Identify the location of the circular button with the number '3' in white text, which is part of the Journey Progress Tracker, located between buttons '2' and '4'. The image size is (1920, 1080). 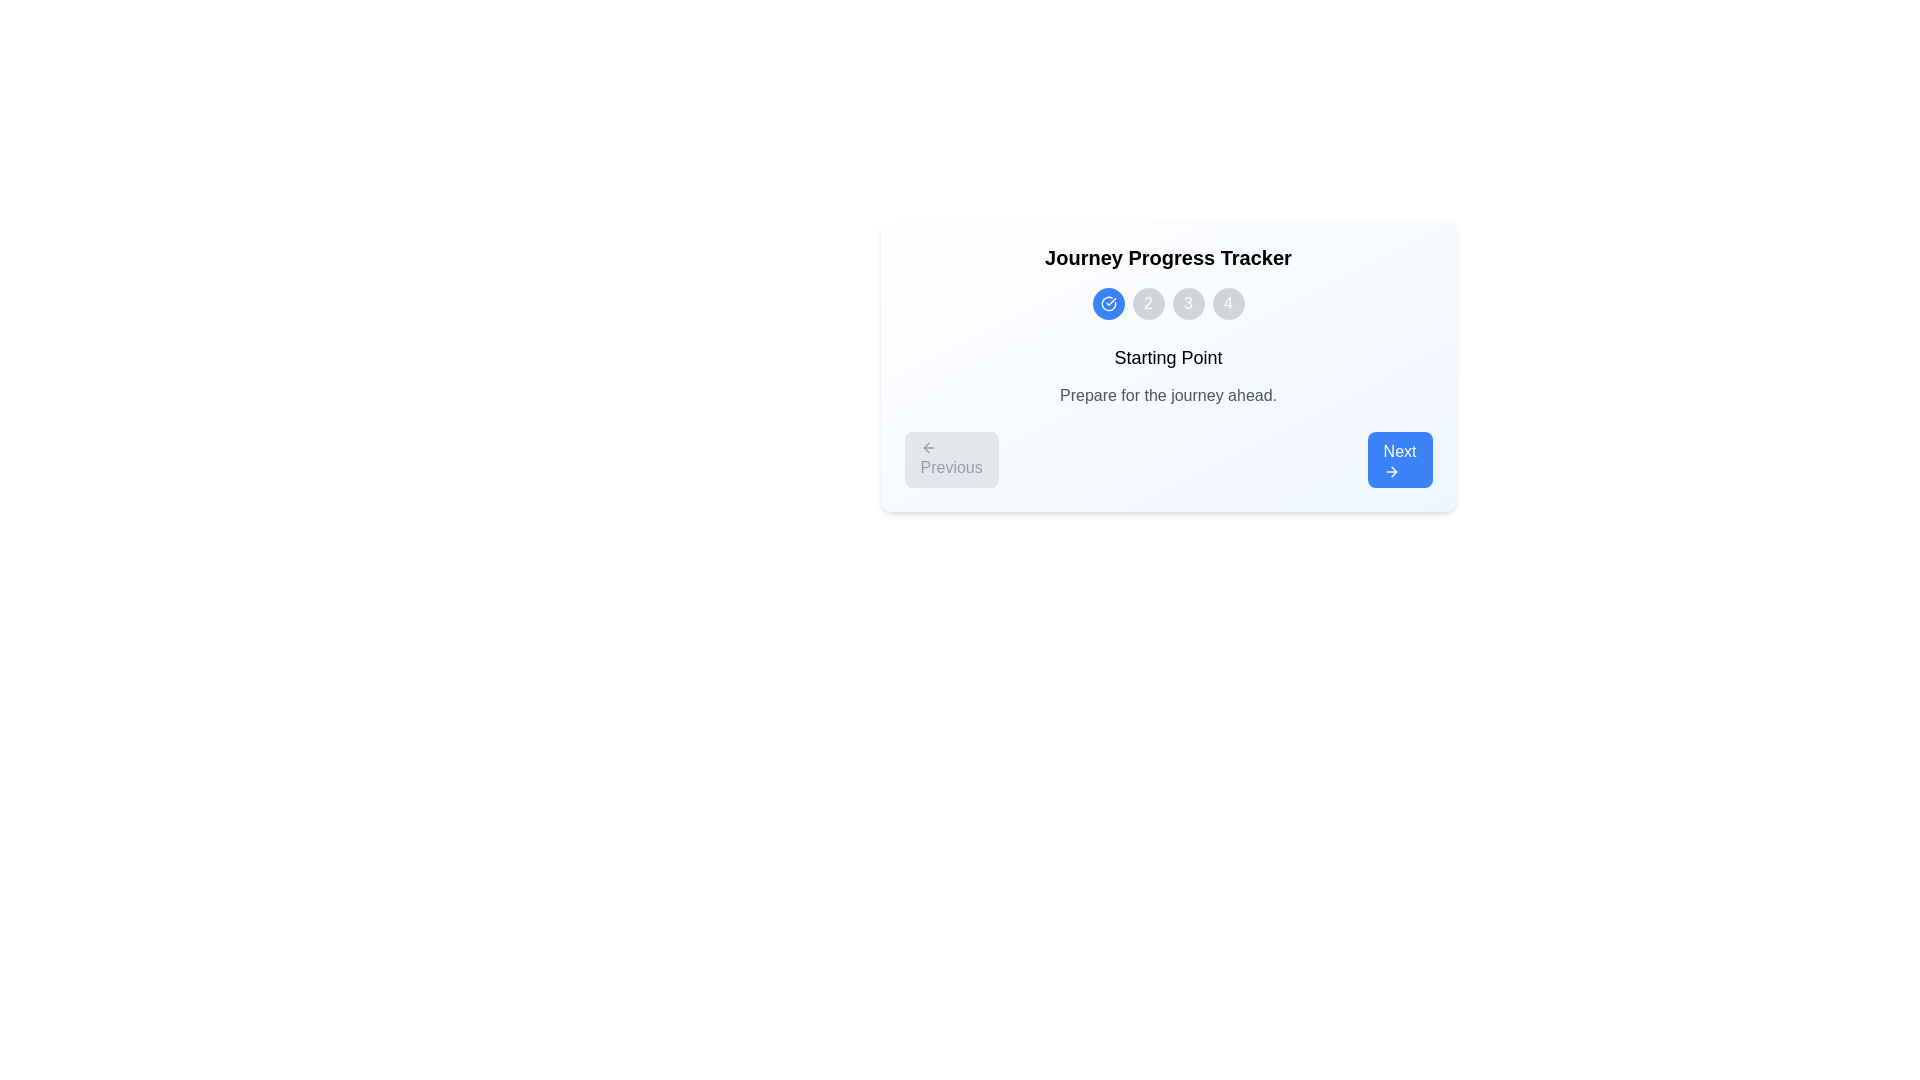
(1188, 304).